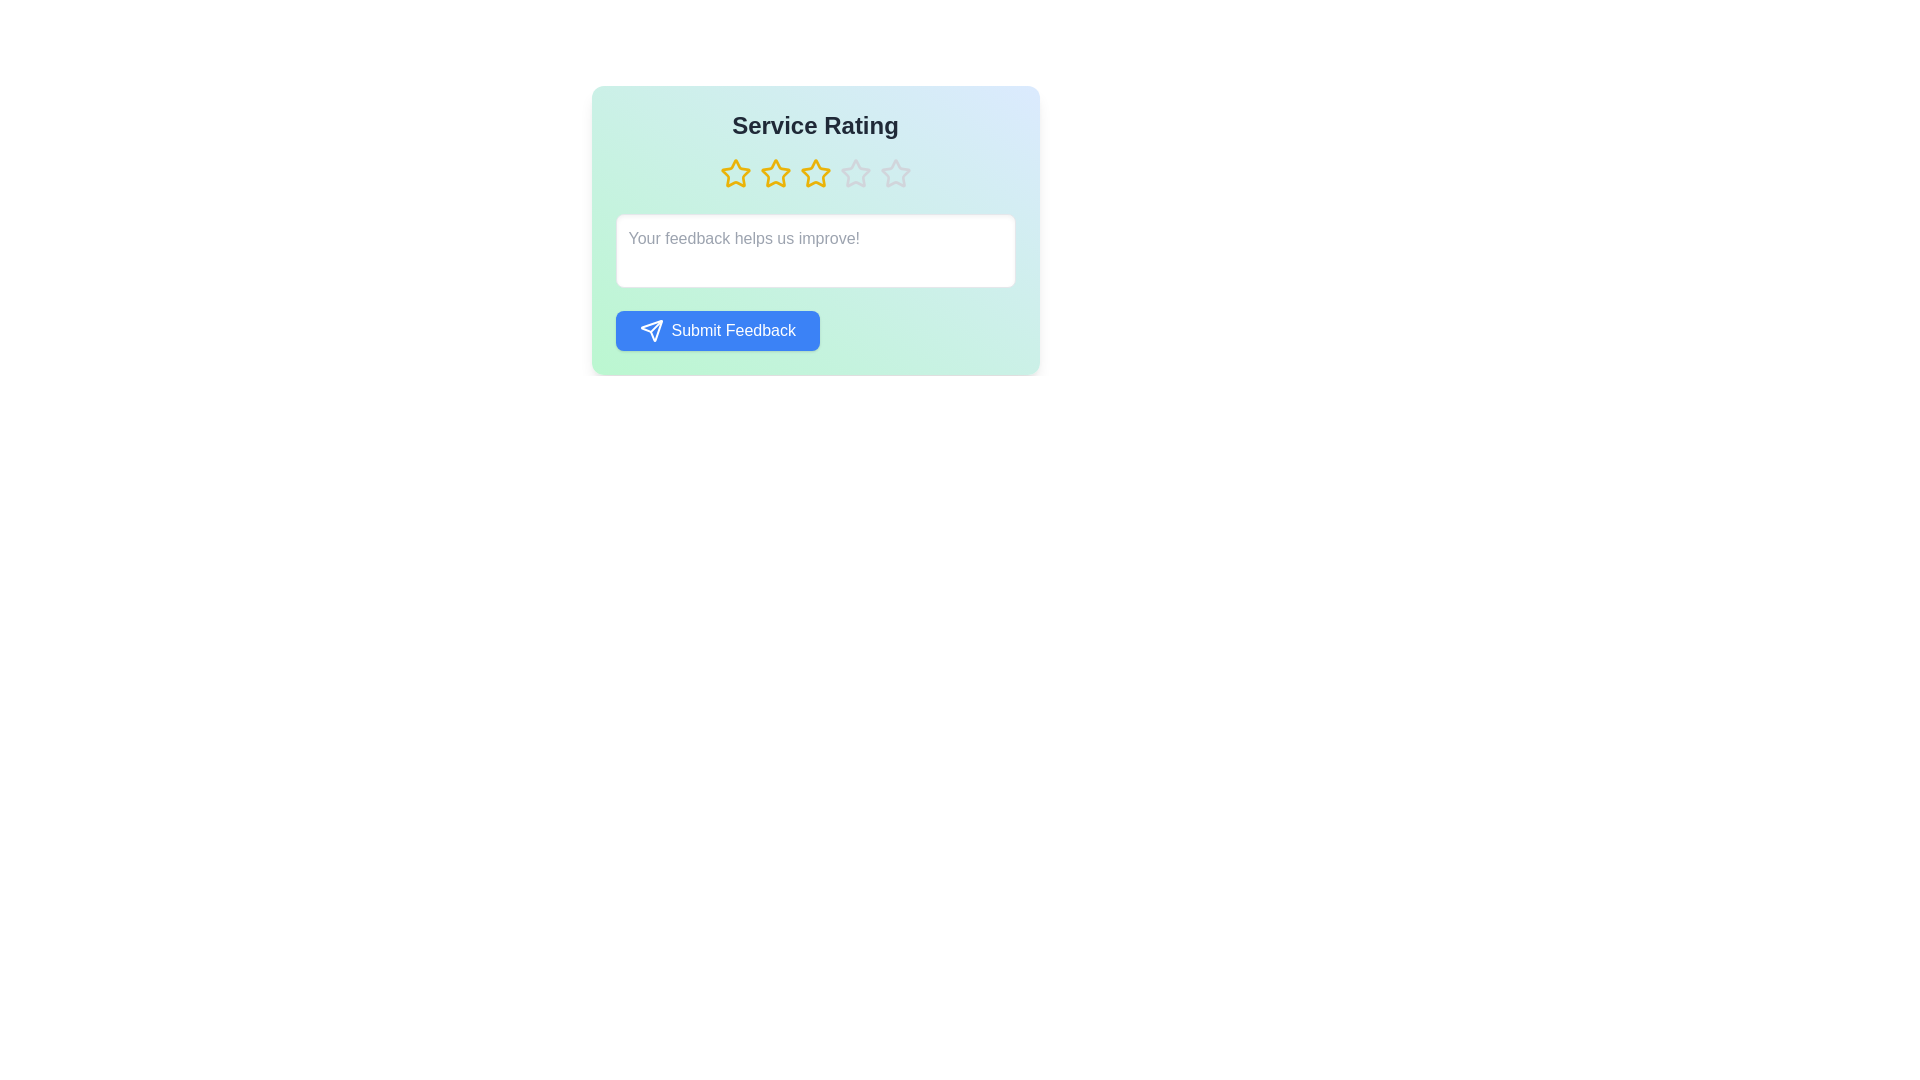 Image resolution: width=1920 pixels, height=1080 pixels. I want to click on the second star icon in the 5-star rating system, so click(774, 172).